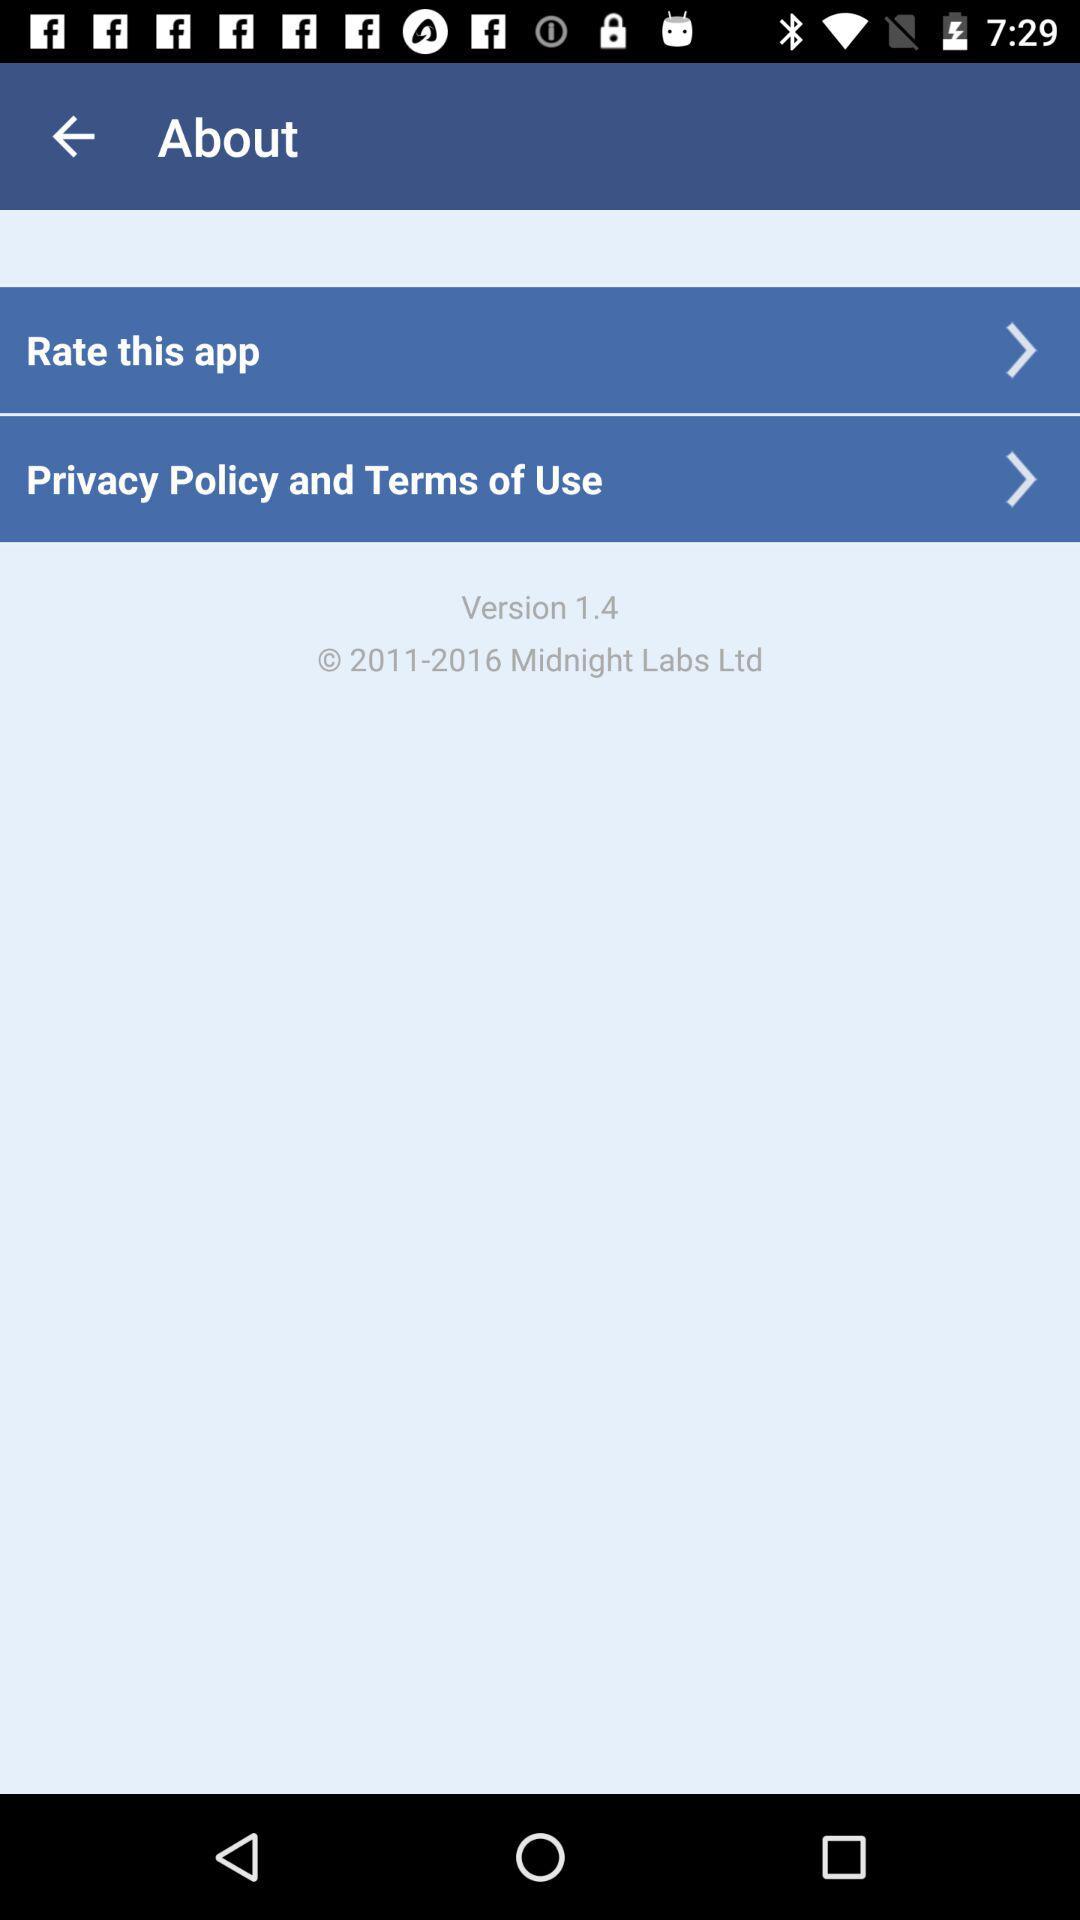 The height and width of the screenshot is (1920, 1080). Describe the element at coordinates (142, 349) in the screenshot. I see `the rate this app icon` at that location.